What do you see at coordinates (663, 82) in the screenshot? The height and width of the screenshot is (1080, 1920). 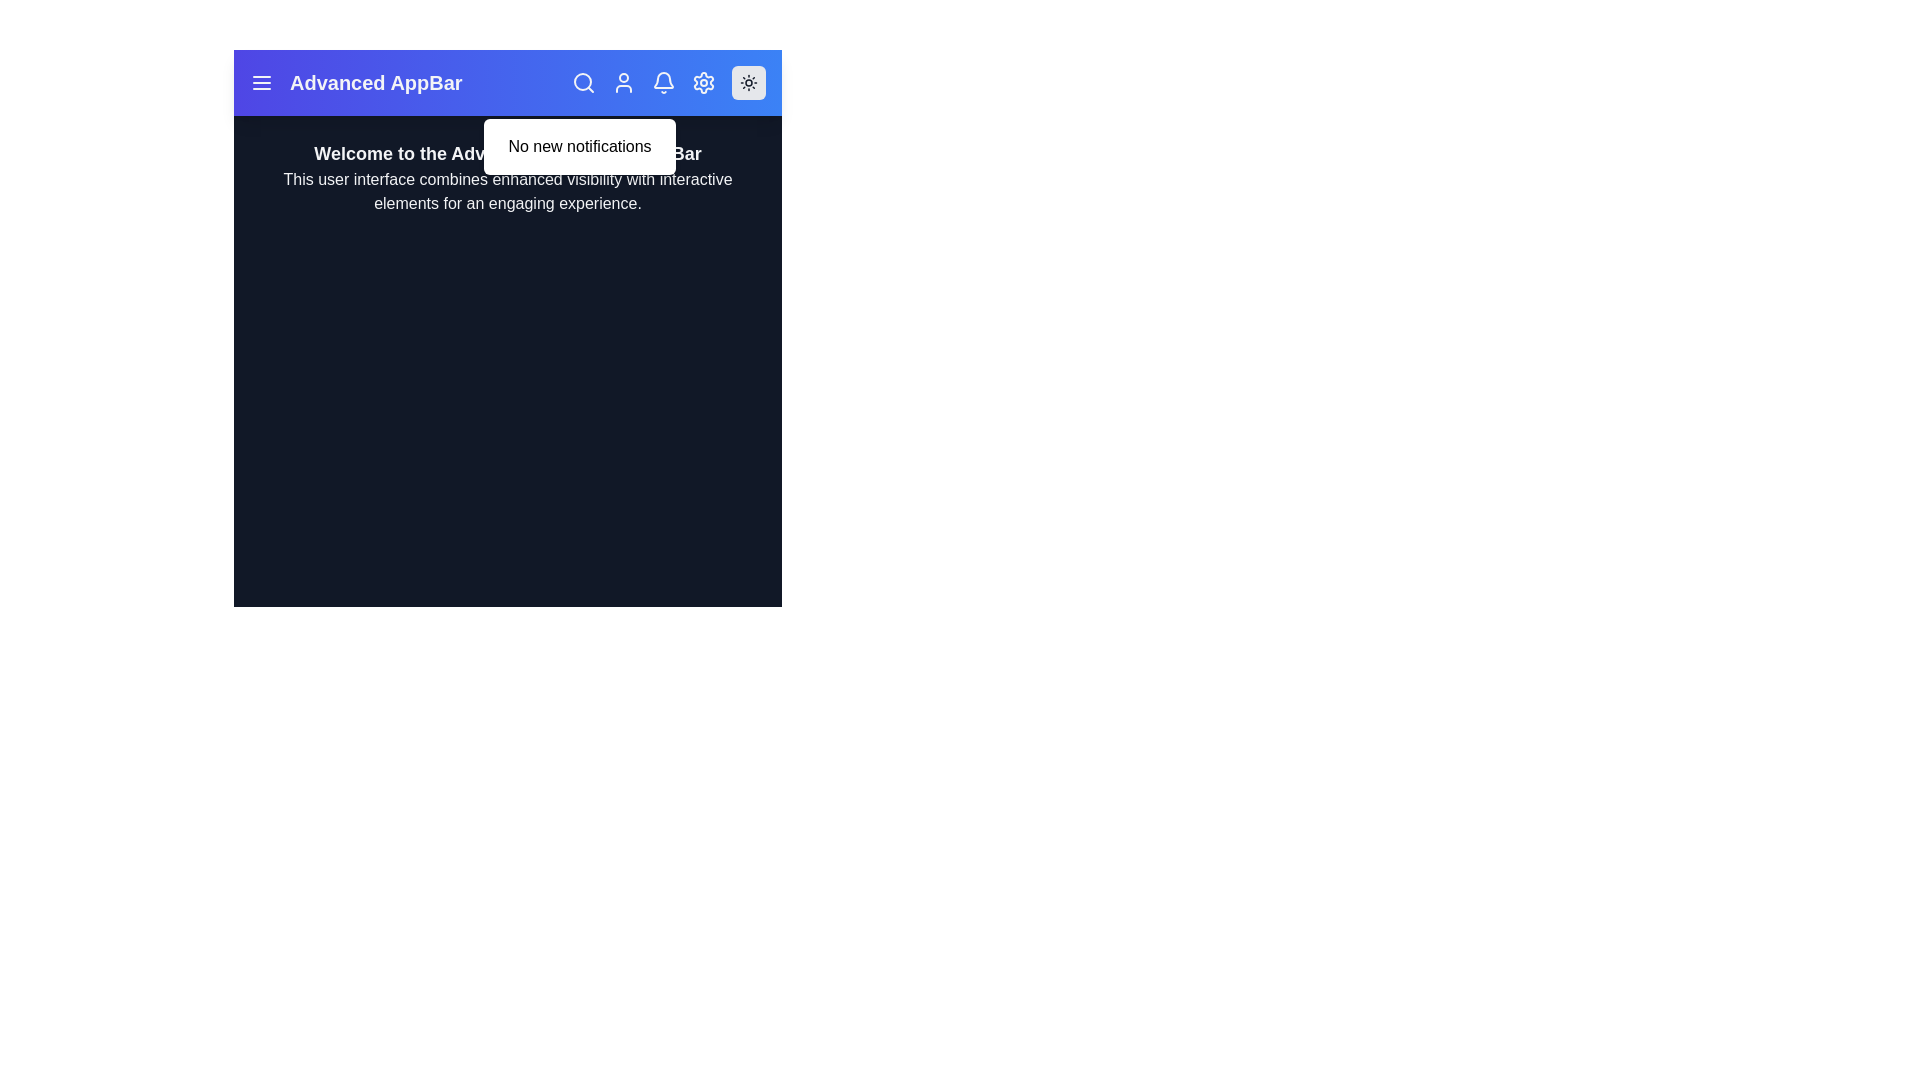 I see `the interactive element bell` at bounding box center [663, 82].